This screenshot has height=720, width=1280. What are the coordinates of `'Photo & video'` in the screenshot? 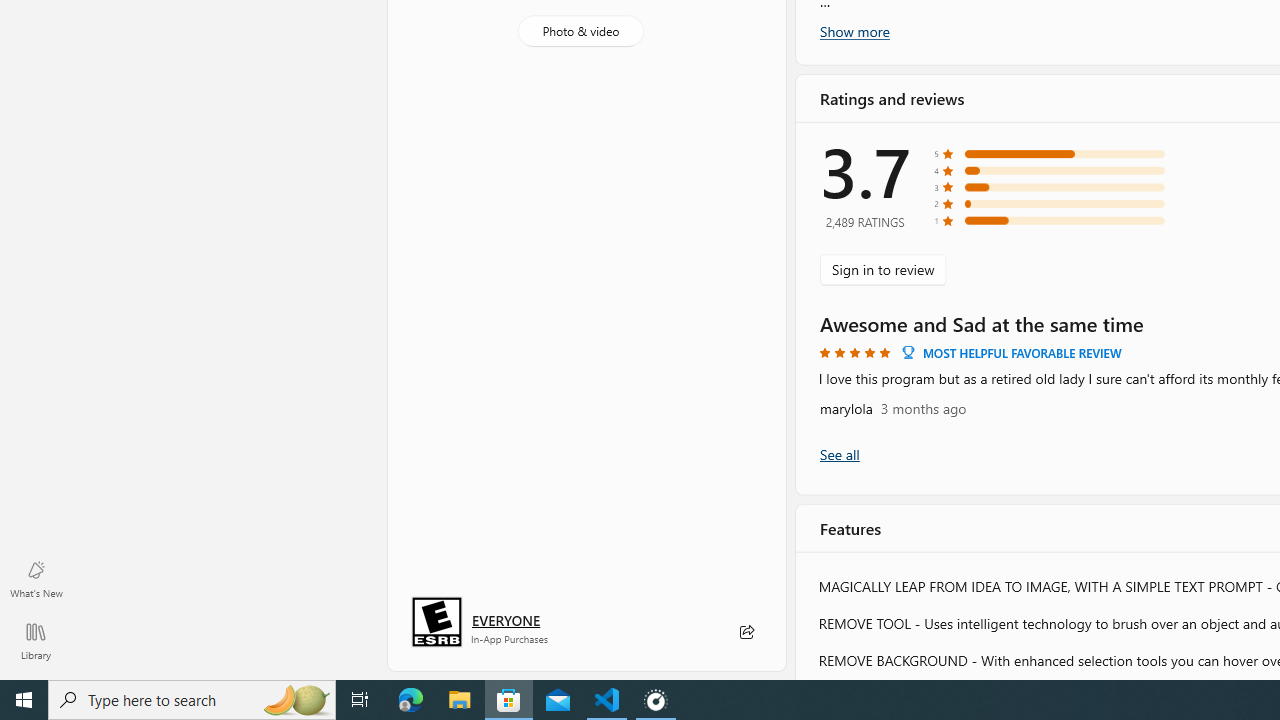 It's located at (578, 30).